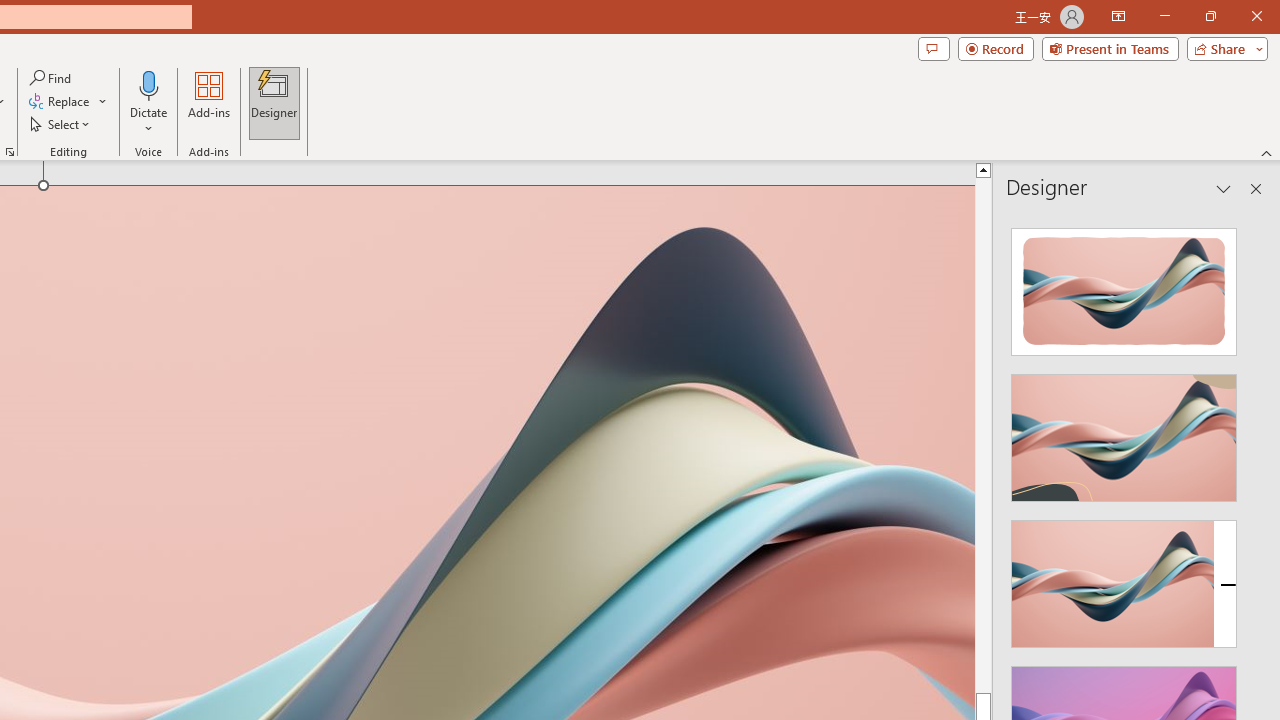 This screenshot has height=720, width=1280. Describe the element at coordinates (1124, 286) in the screenshot. I see `'Recommended Design: Design Idea'` at that location.